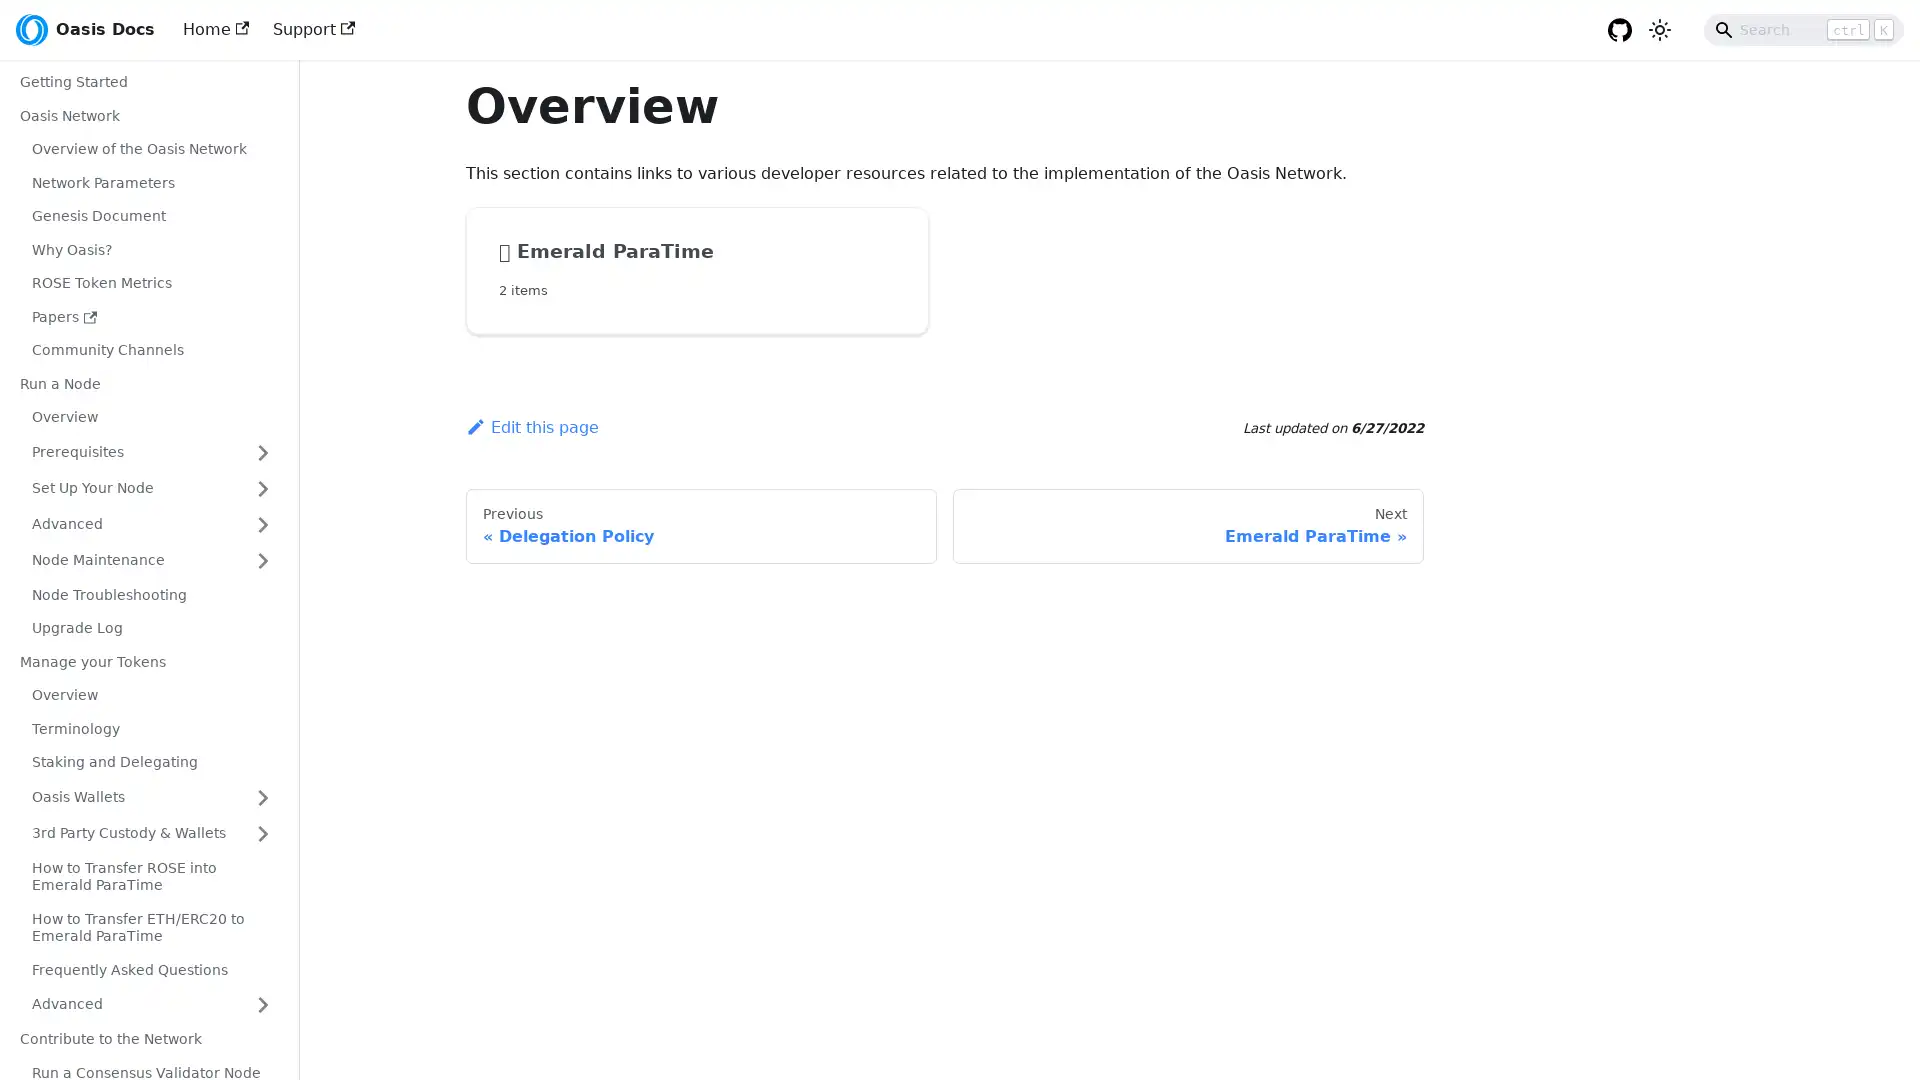 The width and height of the screenshot is (1920, 1080). Describe the element at coordinates (262, 523) in the screenshot. I see `Toggle the collapsible sidebar category 'Advanced'` at that location.